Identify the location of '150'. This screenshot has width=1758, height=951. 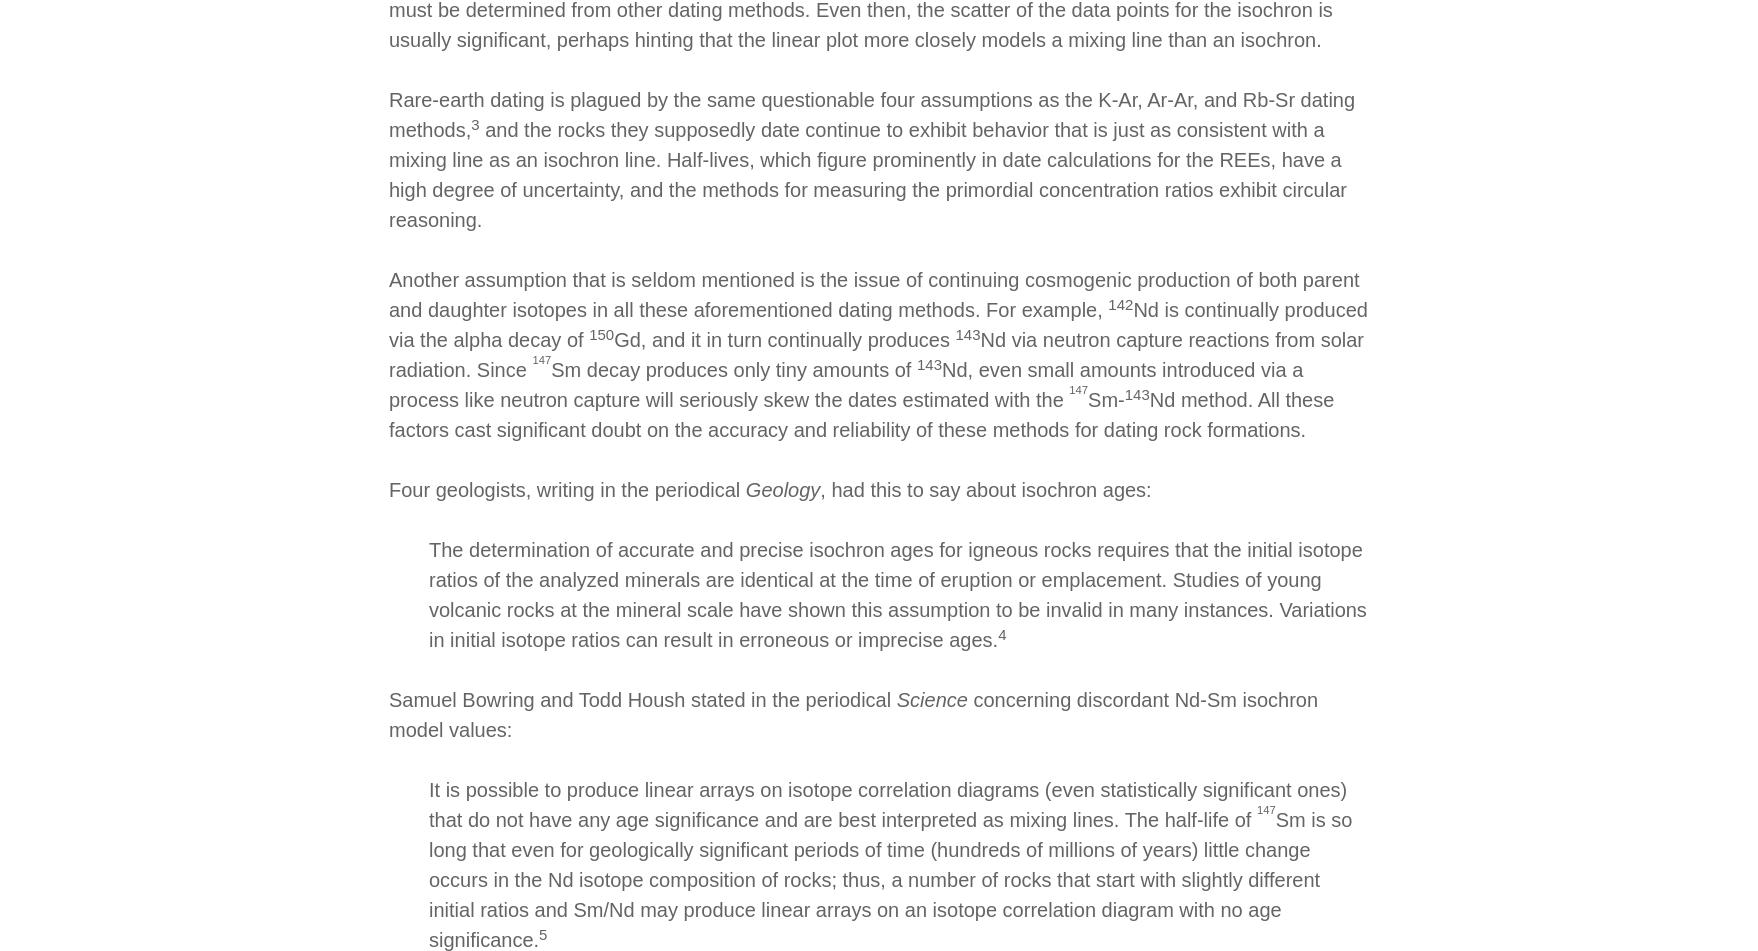
(588, 333).